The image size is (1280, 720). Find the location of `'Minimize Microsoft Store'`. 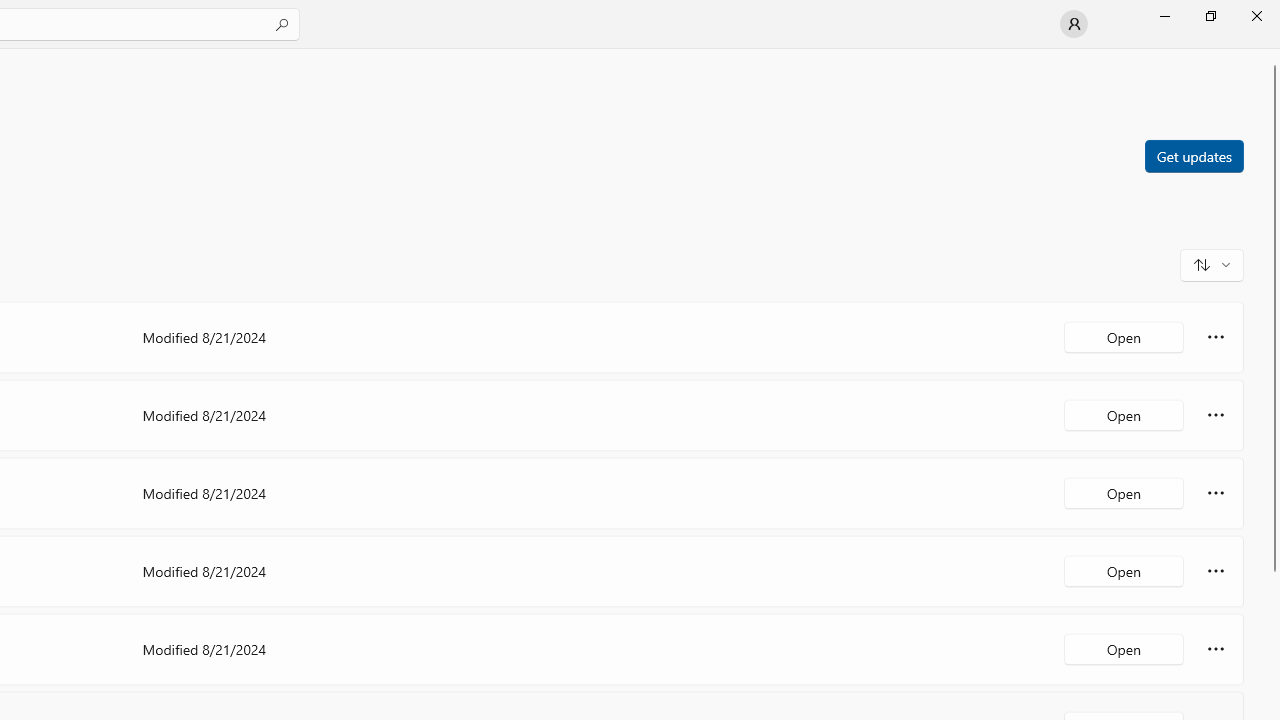

'Minimize Microsoft Store' is located at coordinates (1164, 15).